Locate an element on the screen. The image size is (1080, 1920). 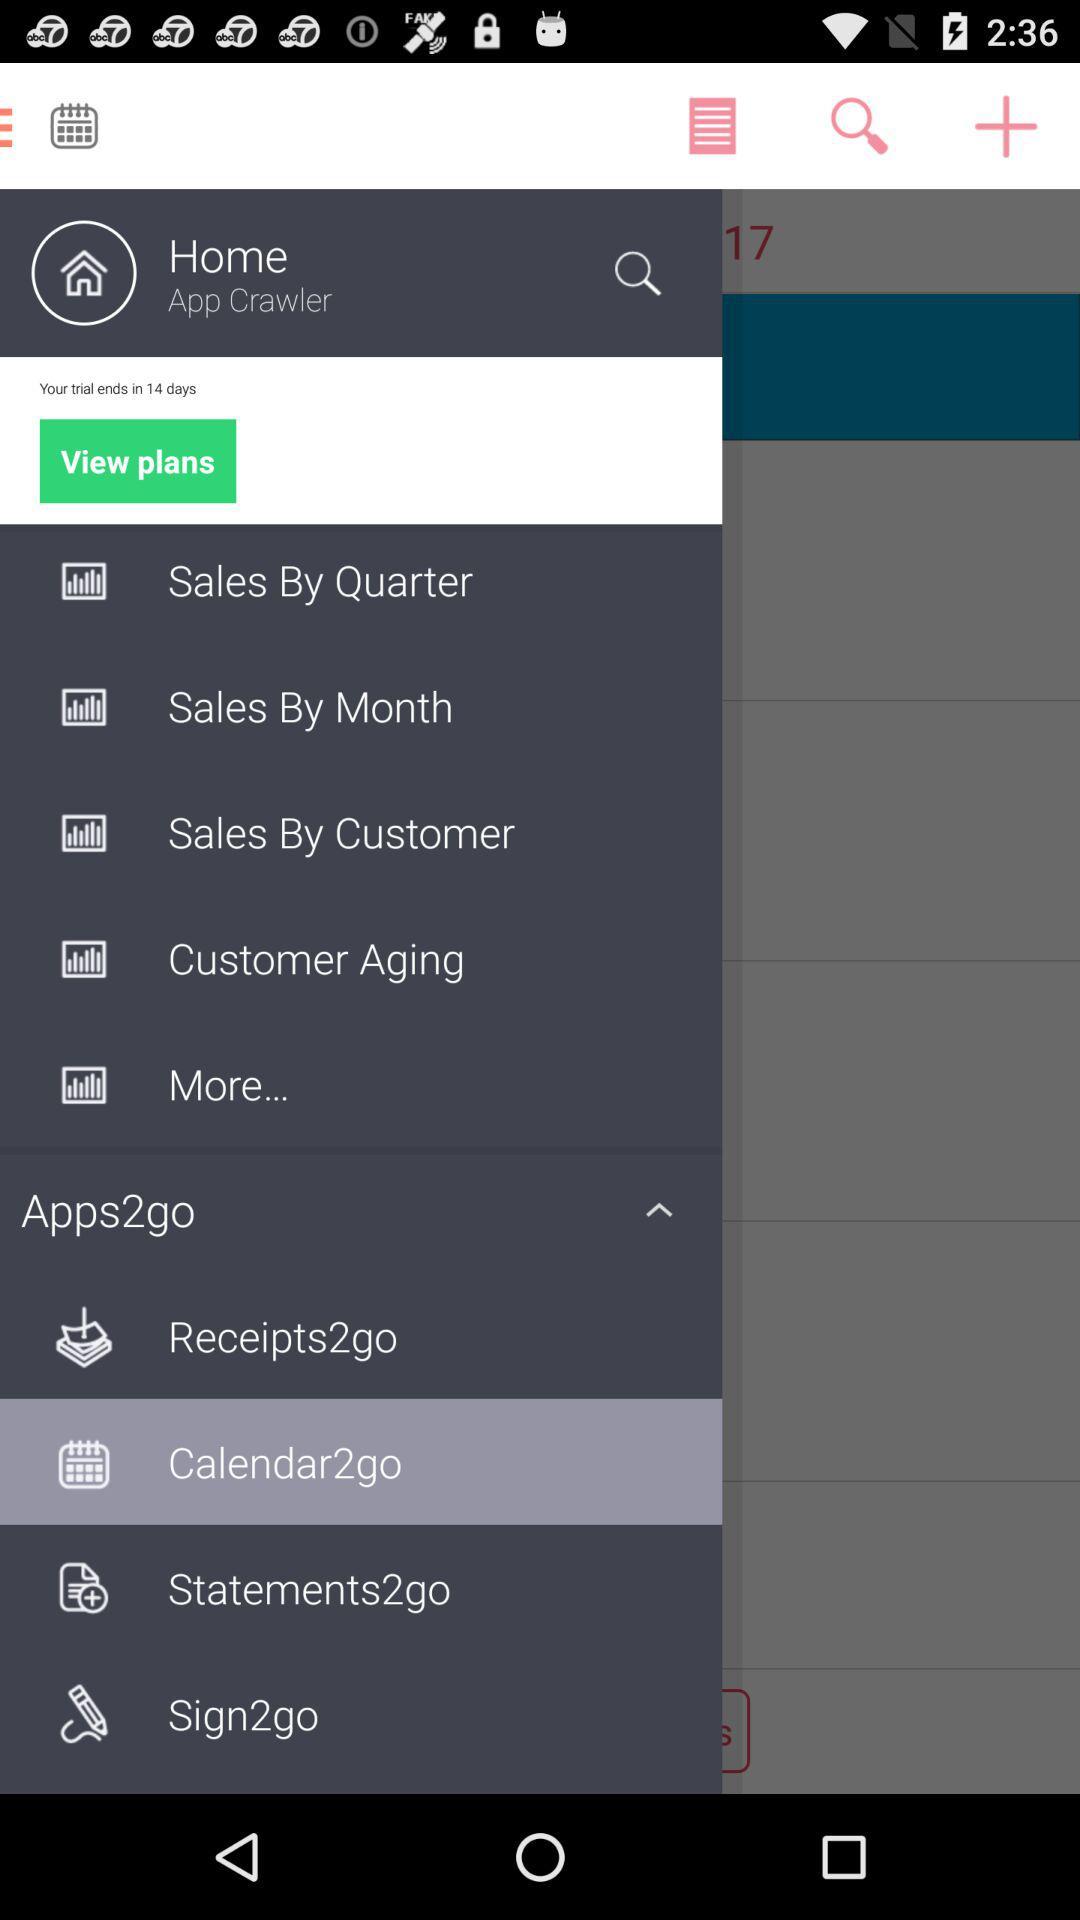
the home icon is located at coordinates (83, 291).